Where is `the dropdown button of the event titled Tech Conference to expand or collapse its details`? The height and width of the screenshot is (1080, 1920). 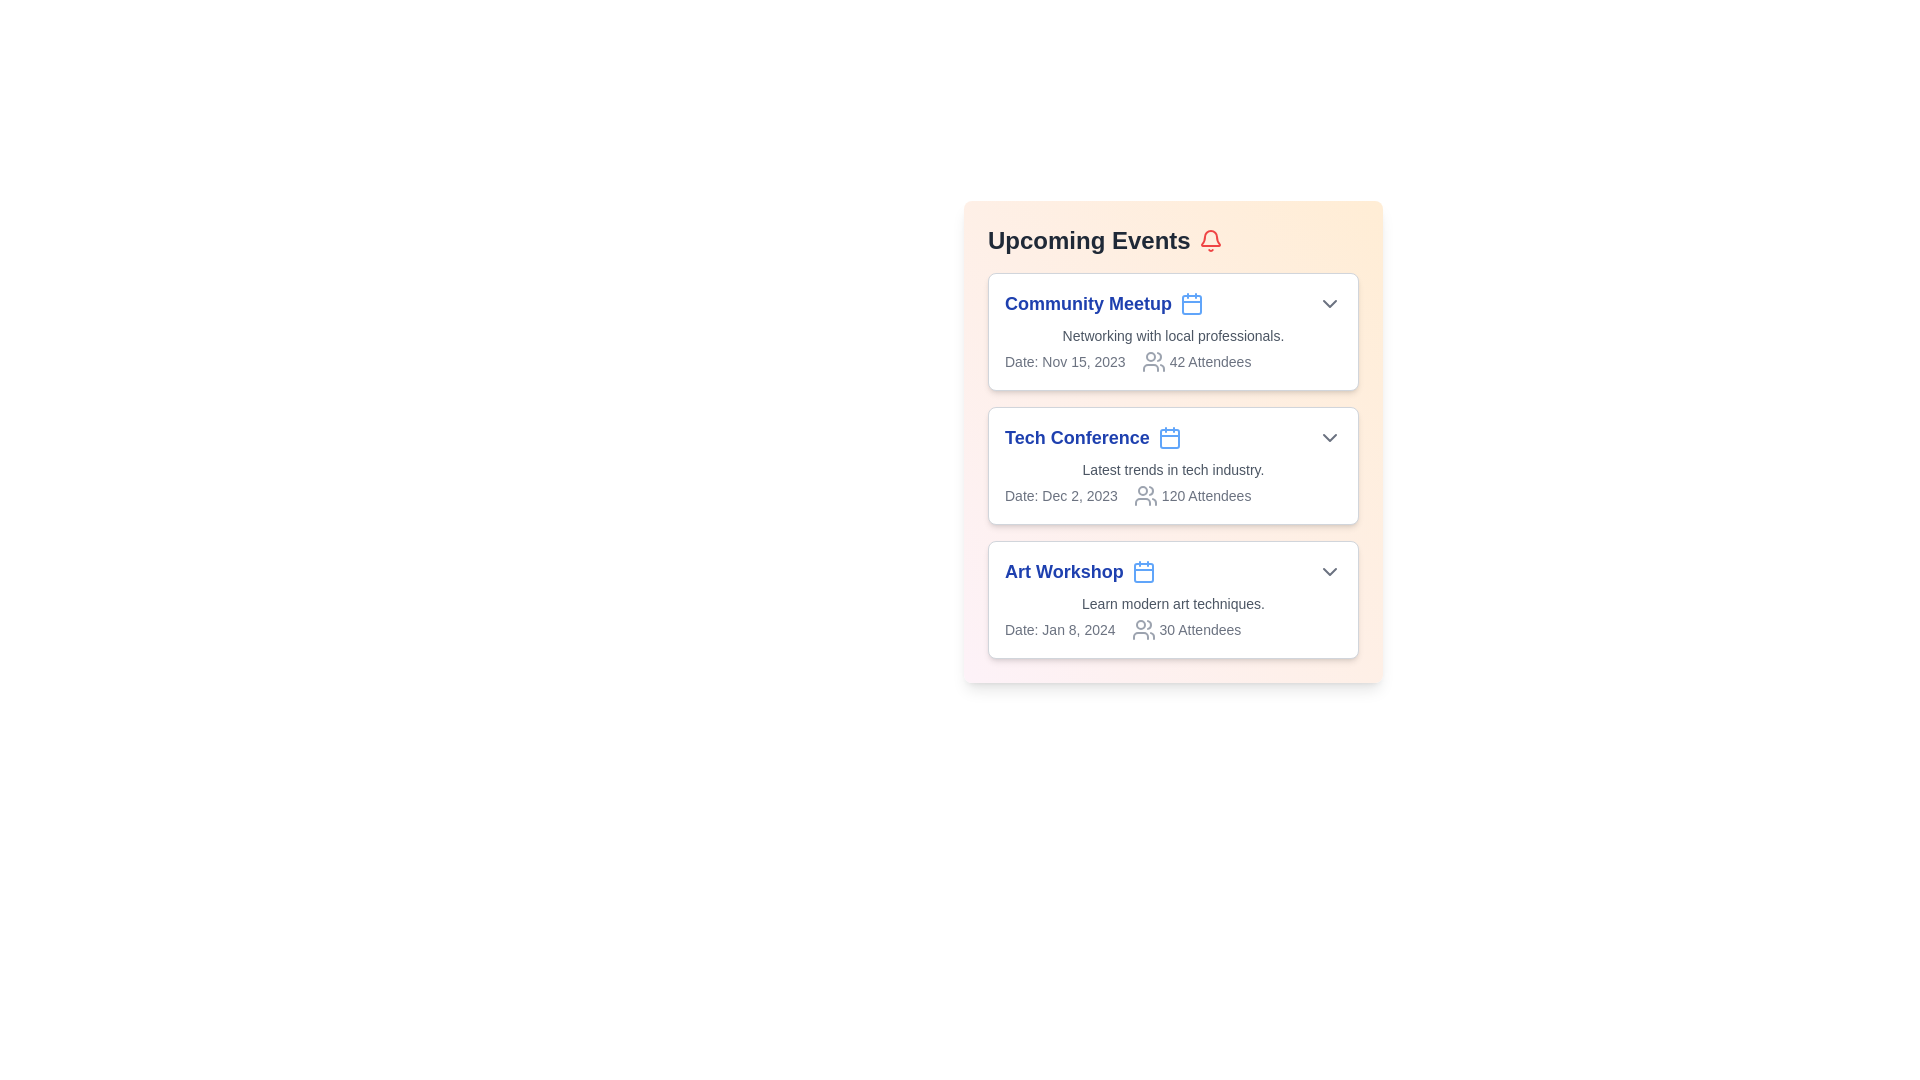 the dropdown button of the event titled Tech Conference to expand or collapse its details is located at coordinates (1329, 437).